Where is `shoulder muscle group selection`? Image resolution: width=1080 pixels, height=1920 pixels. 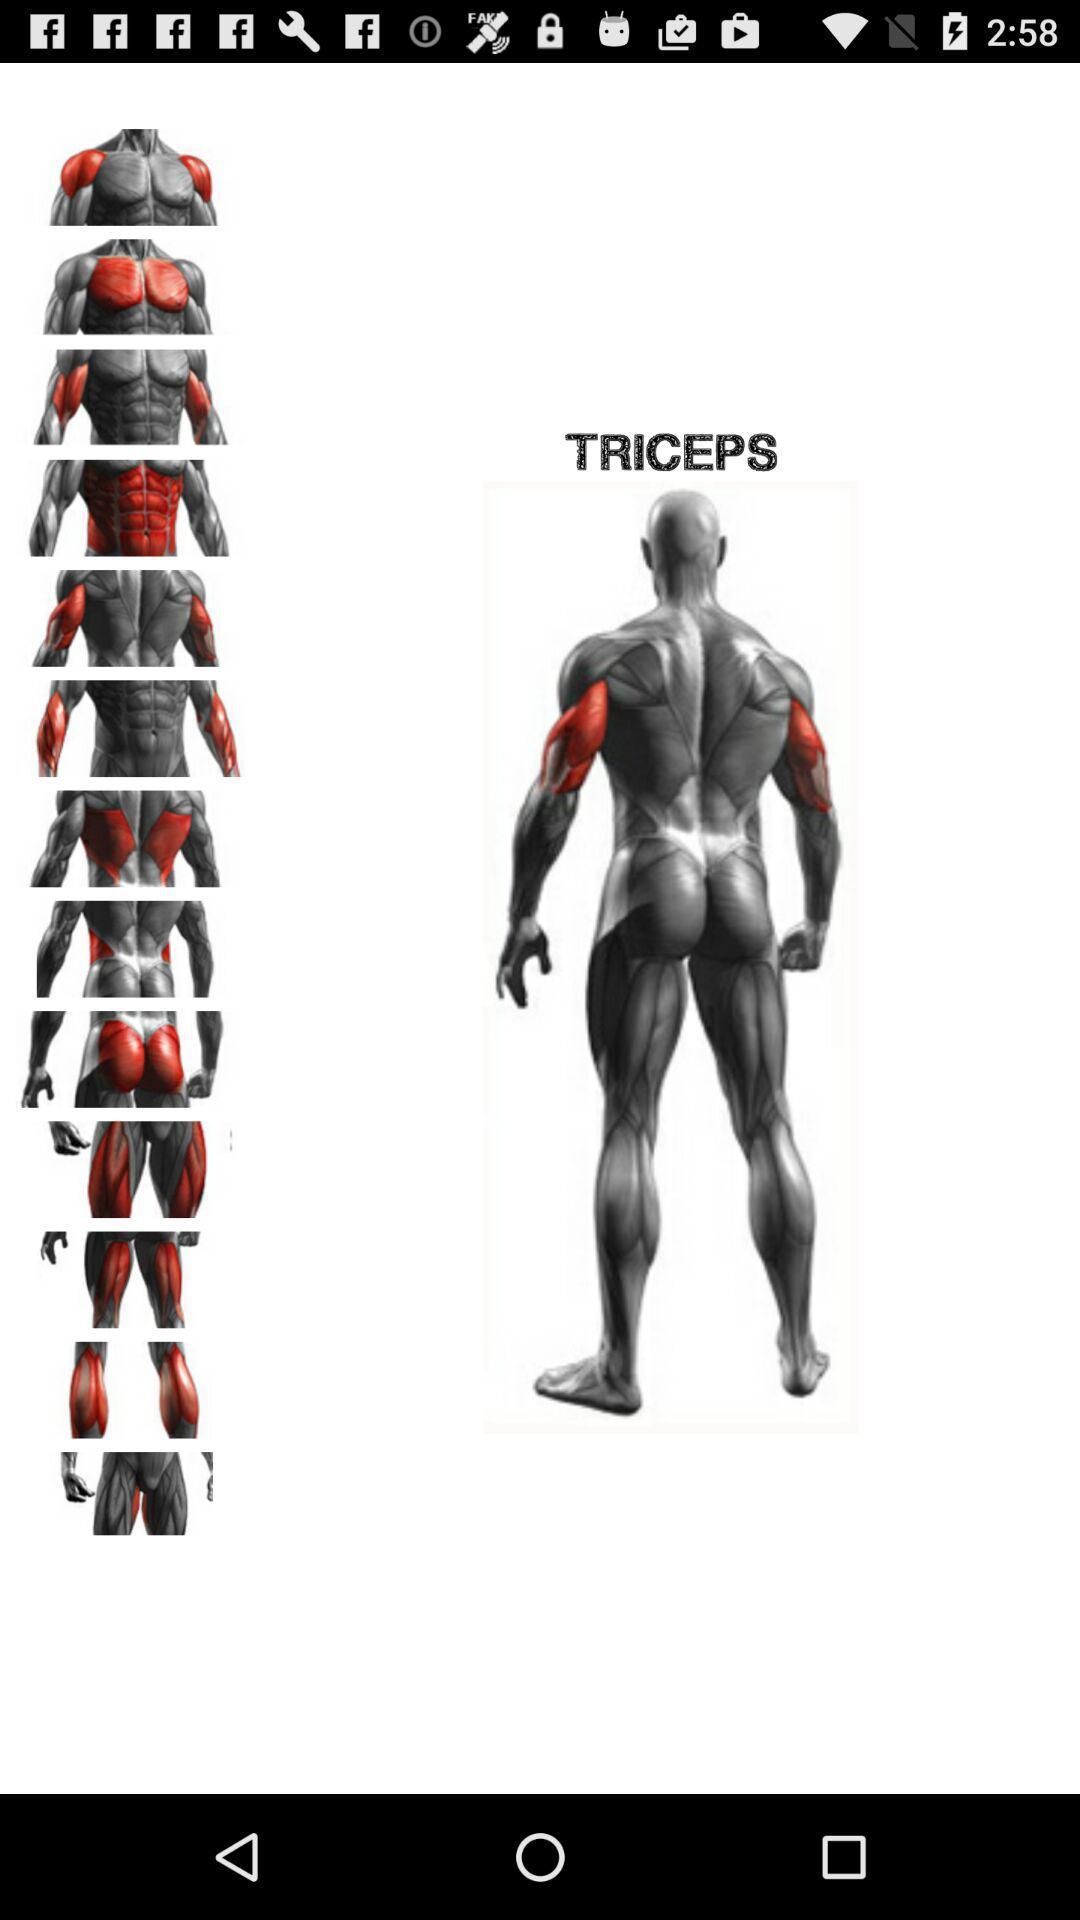 shoulder muscle group selection is located at coordinates (131, 170).